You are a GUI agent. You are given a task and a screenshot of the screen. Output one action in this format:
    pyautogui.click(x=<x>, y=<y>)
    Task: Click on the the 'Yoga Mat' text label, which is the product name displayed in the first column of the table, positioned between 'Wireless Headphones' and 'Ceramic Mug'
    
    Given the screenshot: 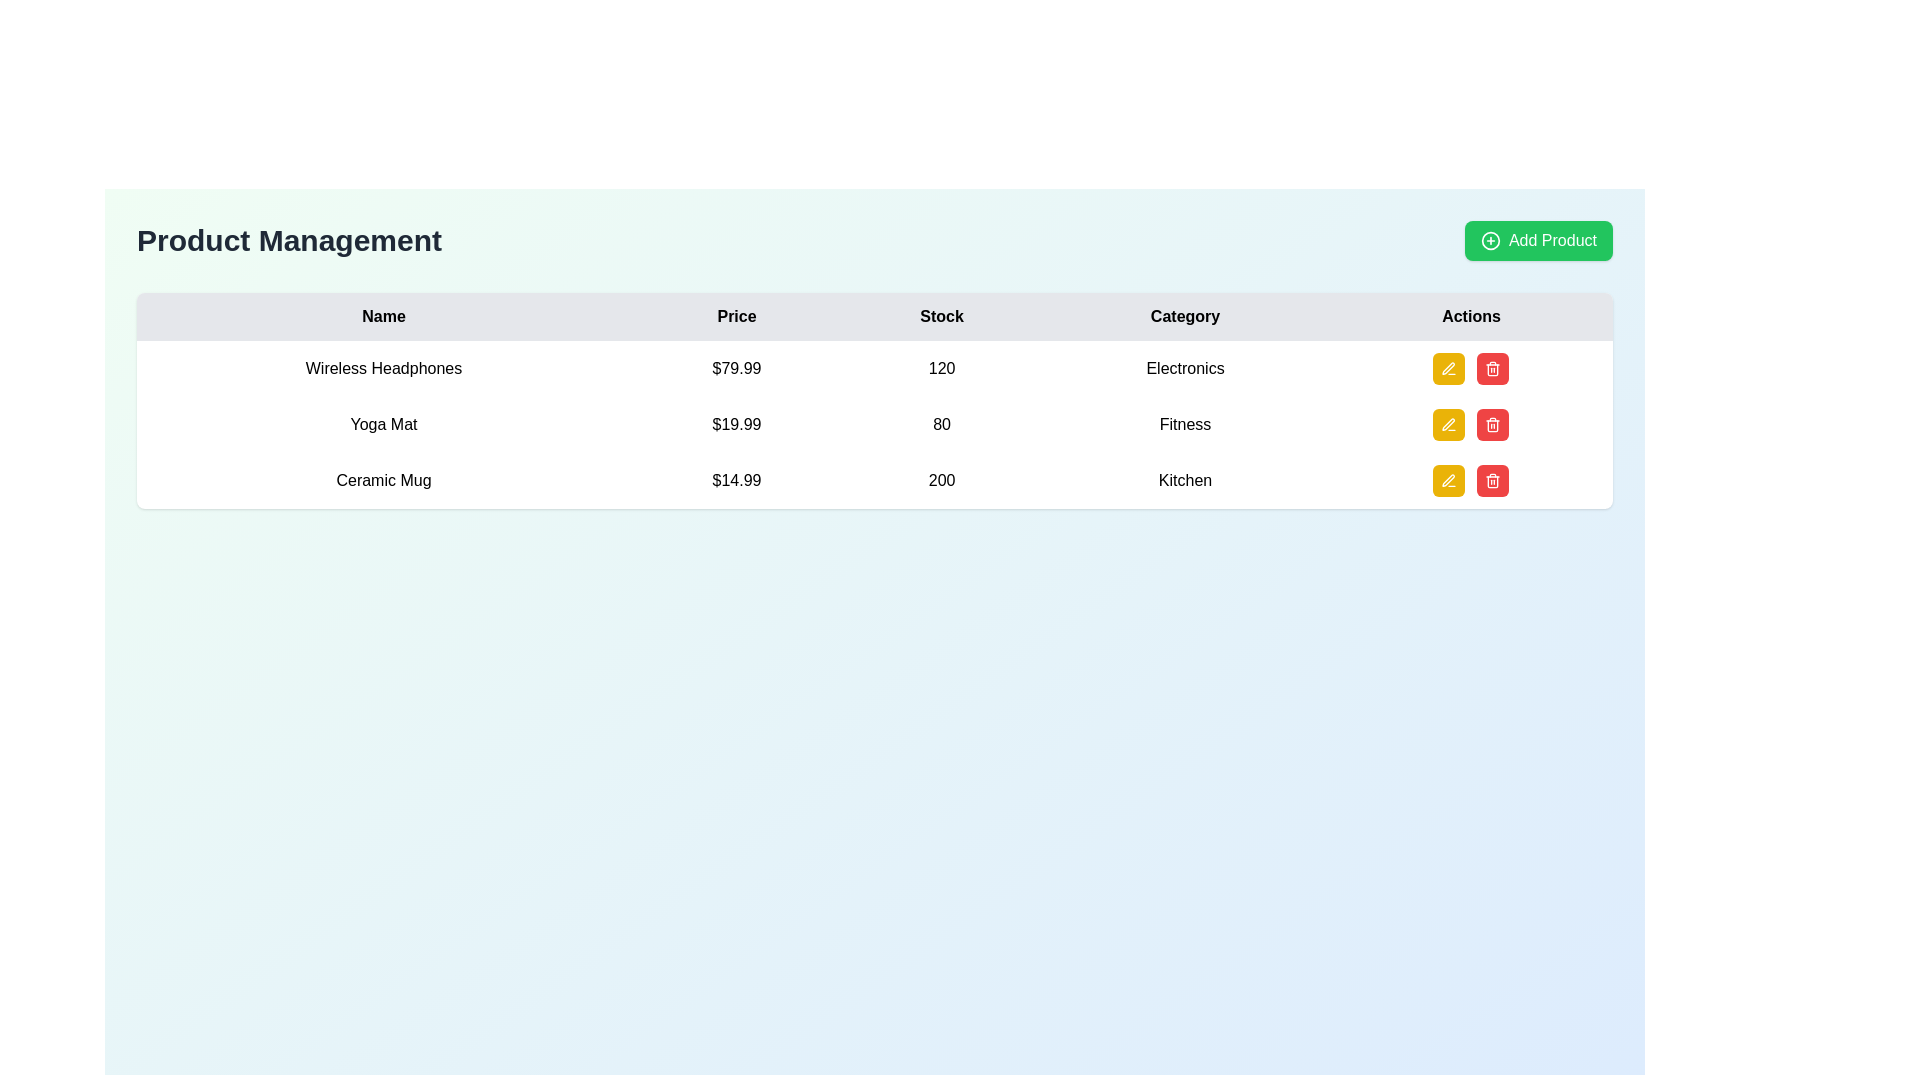 What is the action you would take?
    pyautogui.click(x=384, y=423)
    